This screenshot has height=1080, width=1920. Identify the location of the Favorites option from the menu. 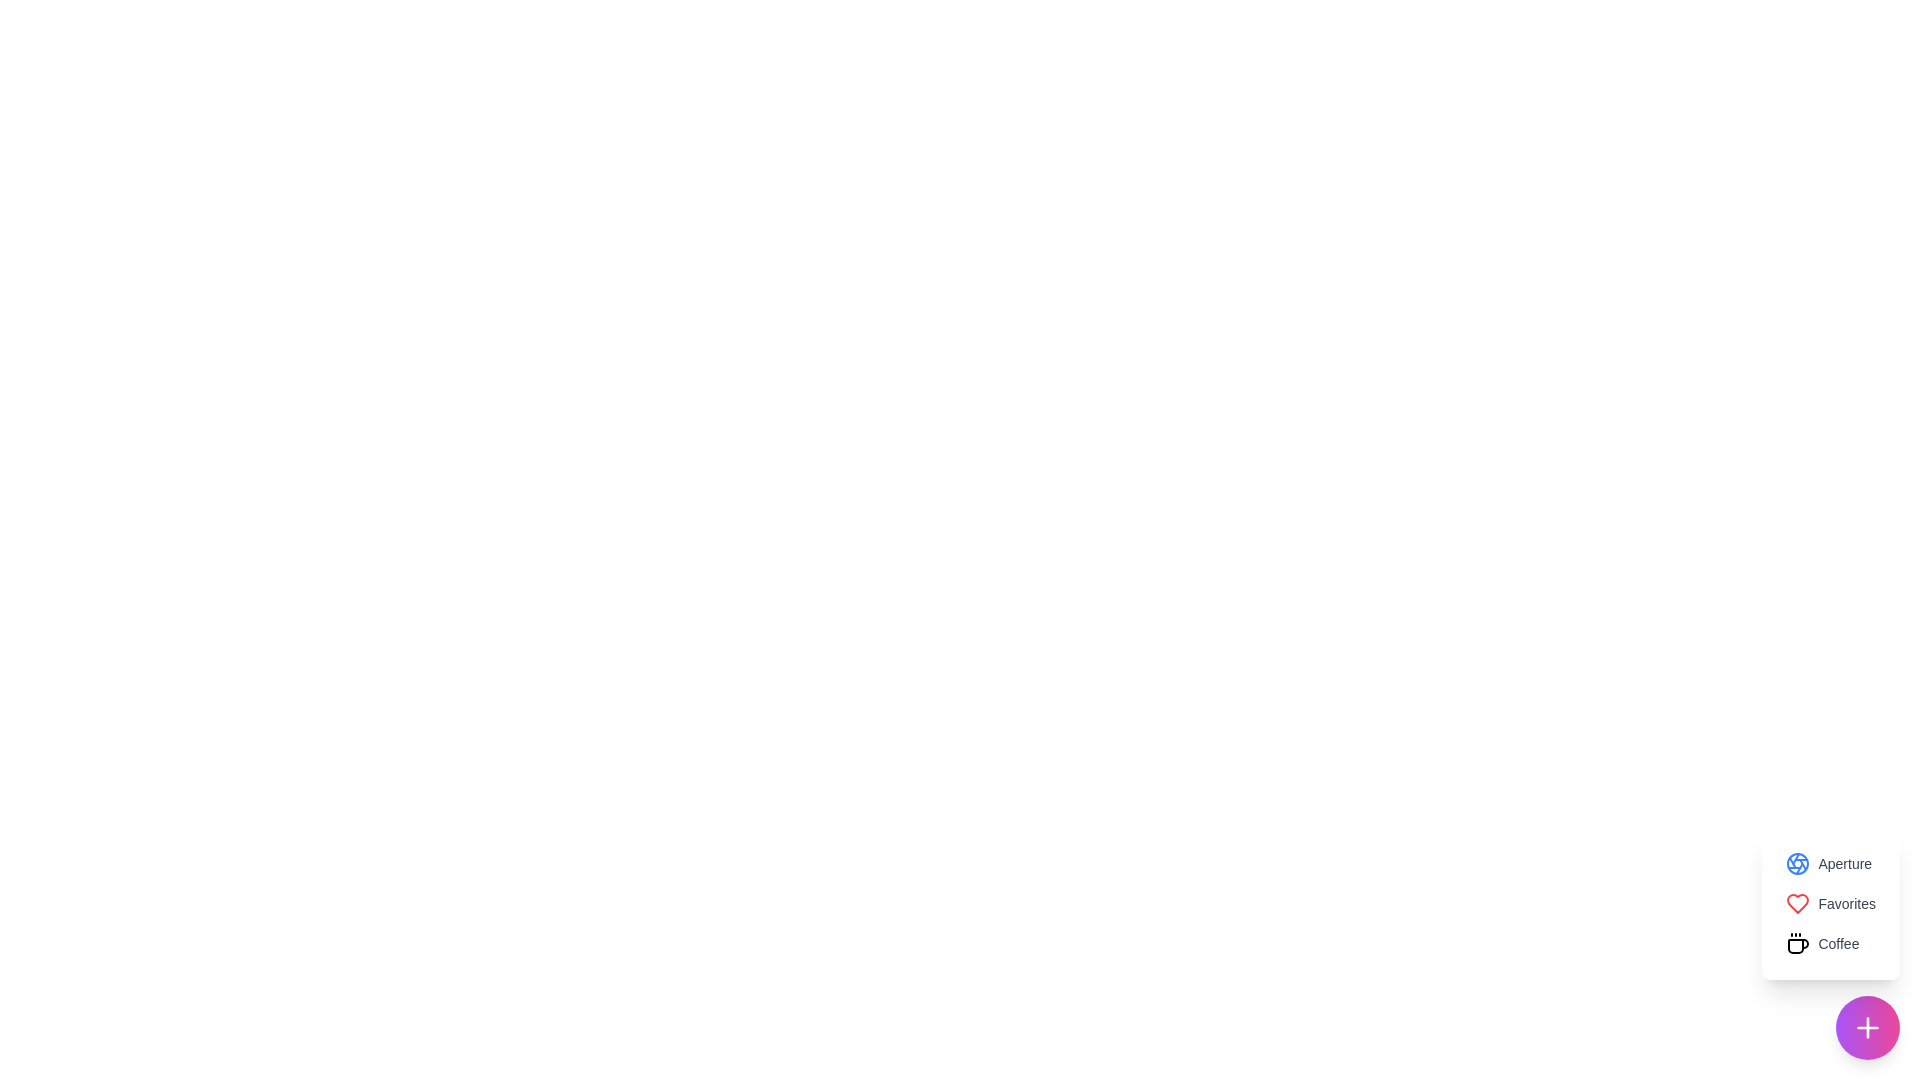
(1830, 903).